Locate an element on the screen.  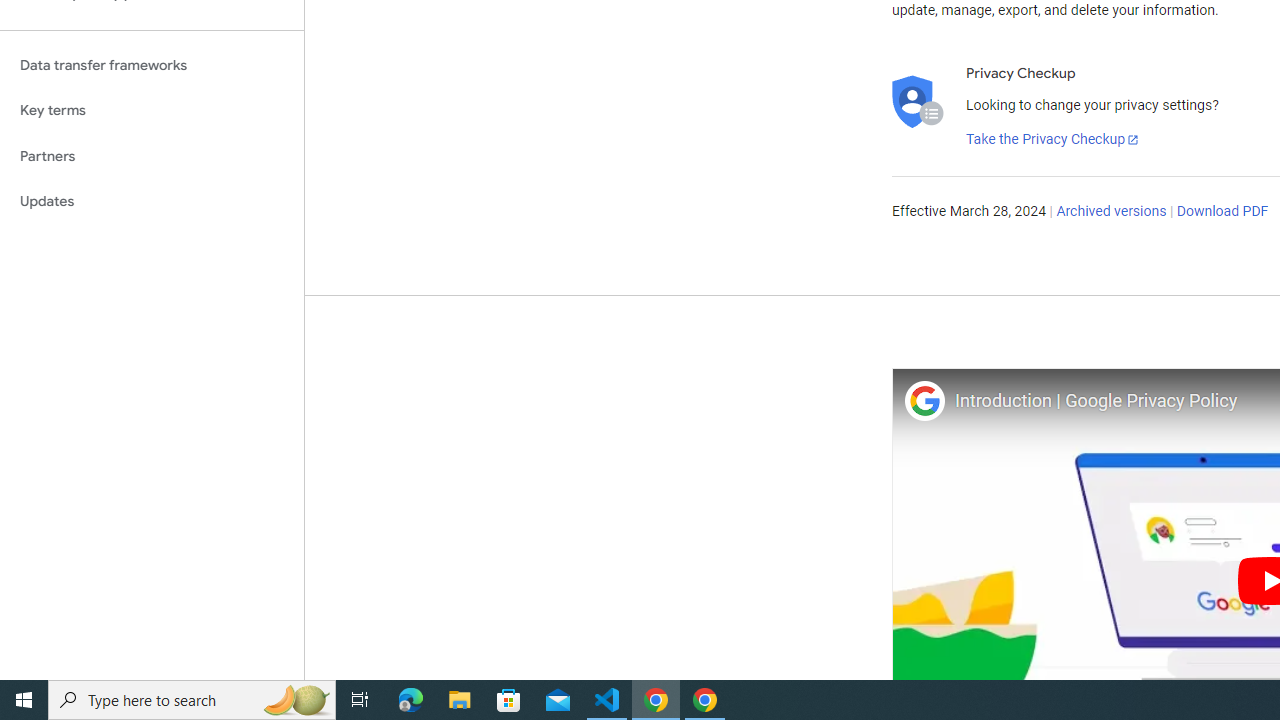
'Updates' is located at coordinates (151, 201).